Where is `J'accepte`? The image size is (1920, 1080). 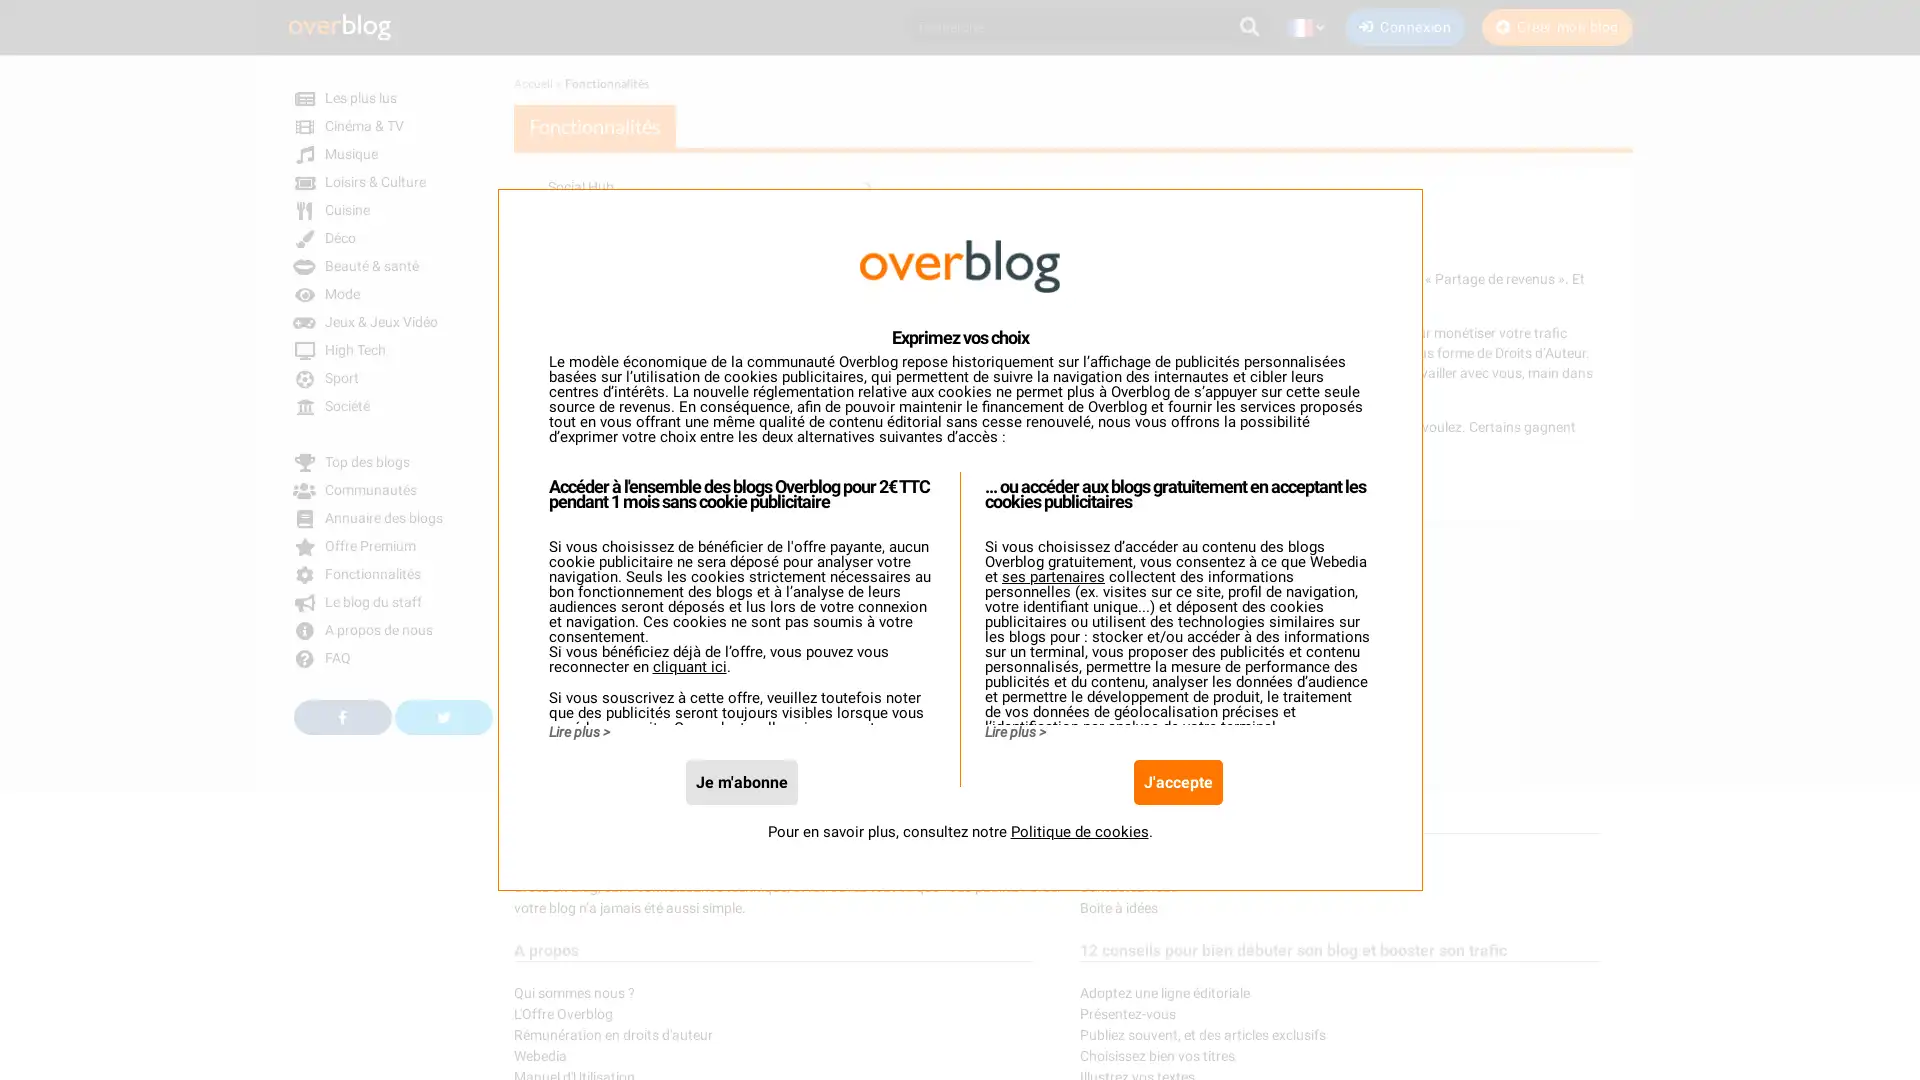
J'accepte is located at coordinates (1177, 780).